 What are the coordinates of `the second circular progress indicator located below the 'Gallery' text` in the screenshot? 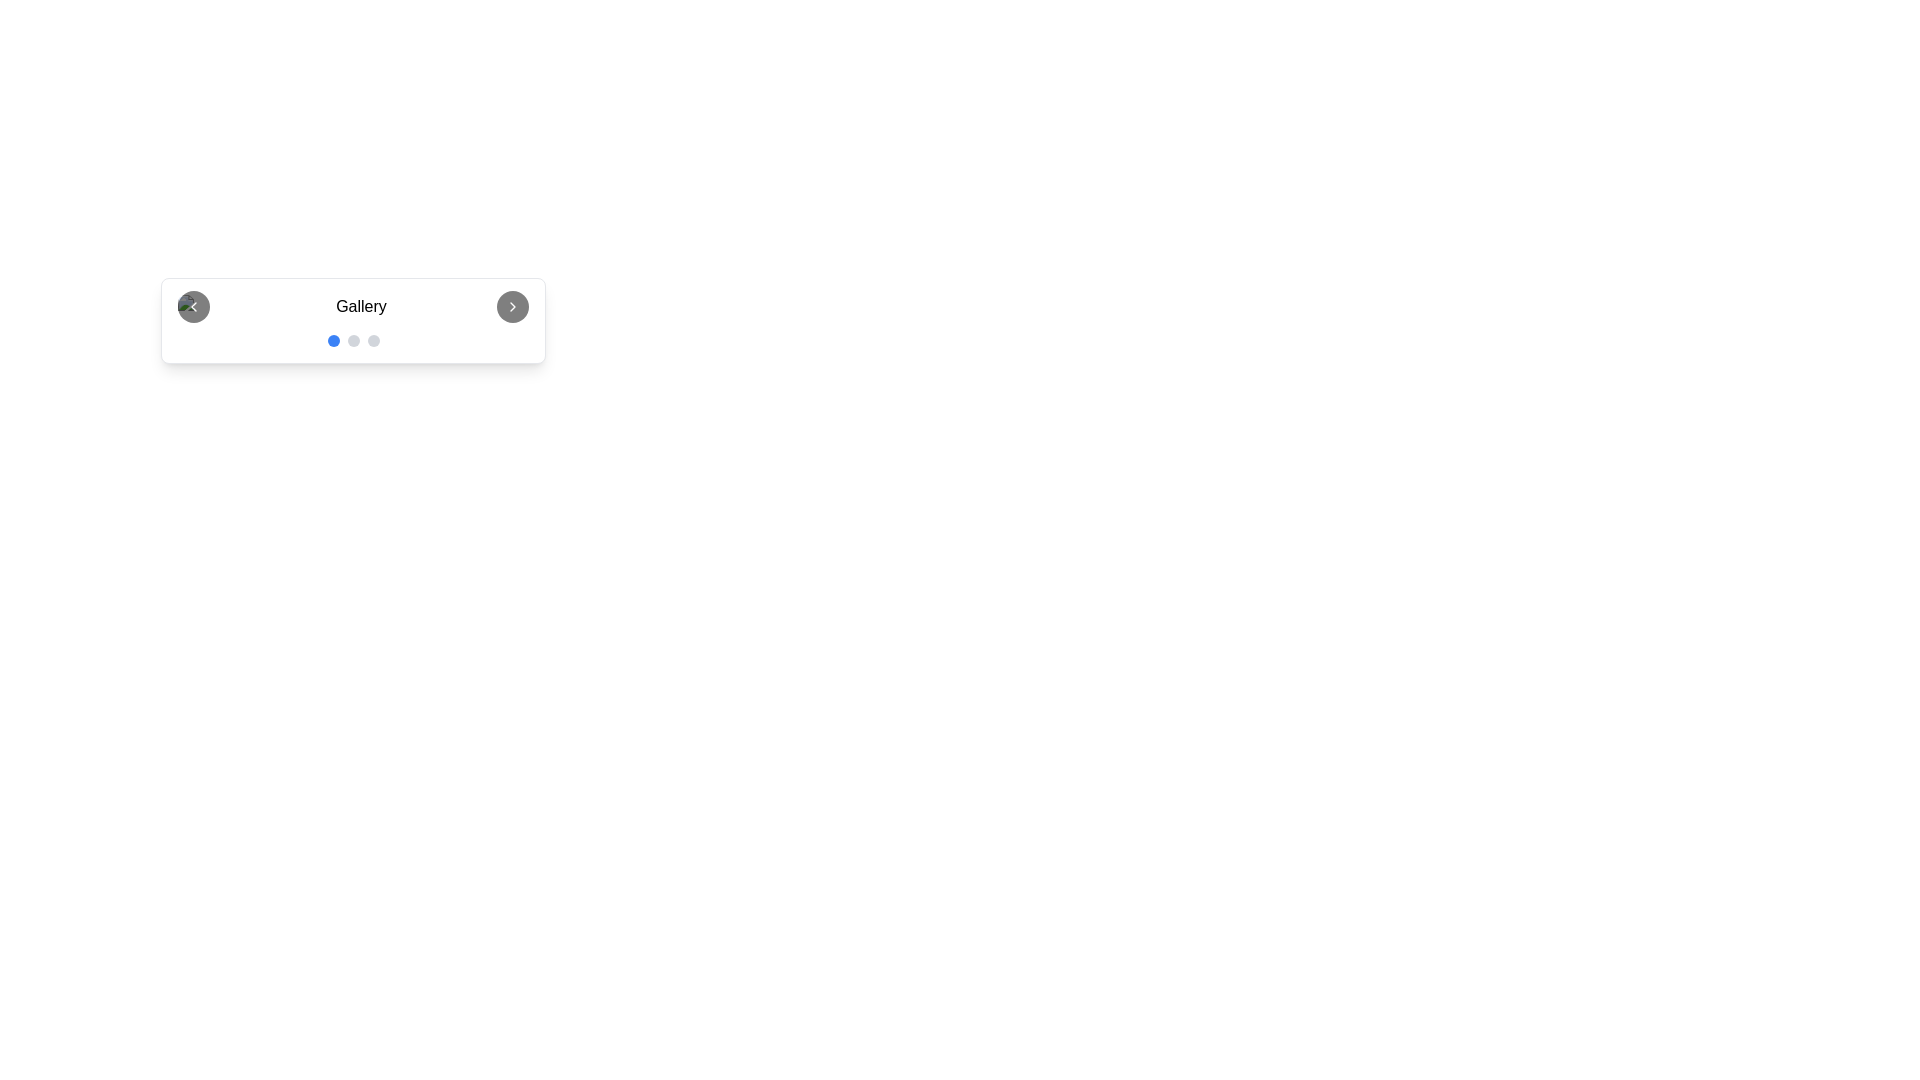 It's located at (353, 339).